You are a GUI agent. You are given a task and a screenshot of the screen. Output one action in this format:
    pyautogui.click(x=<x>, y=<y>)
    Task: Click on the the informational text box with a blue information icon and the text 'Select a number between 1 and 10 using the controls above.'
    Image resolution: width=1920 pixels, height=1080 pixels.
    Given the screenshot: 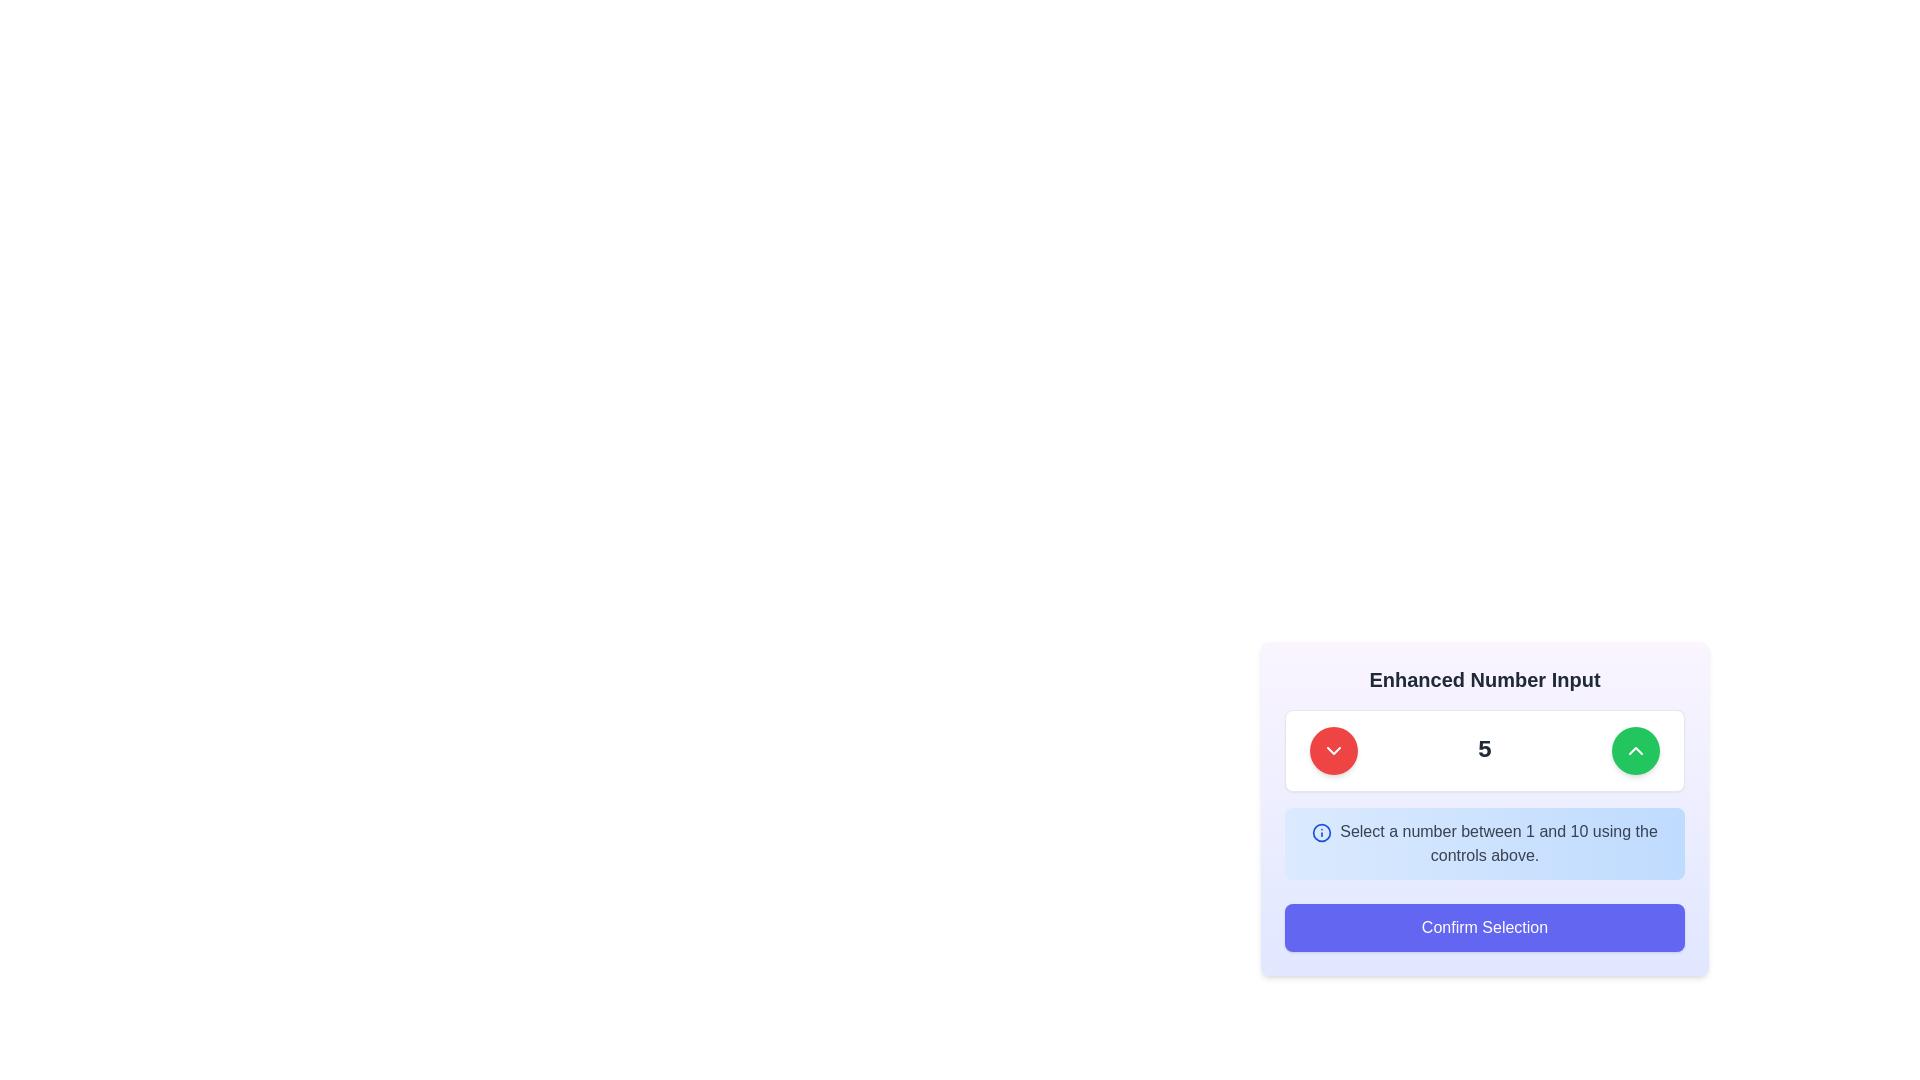 What is the action you would take?
    pyautogui.click(x=1484, y=844)
    